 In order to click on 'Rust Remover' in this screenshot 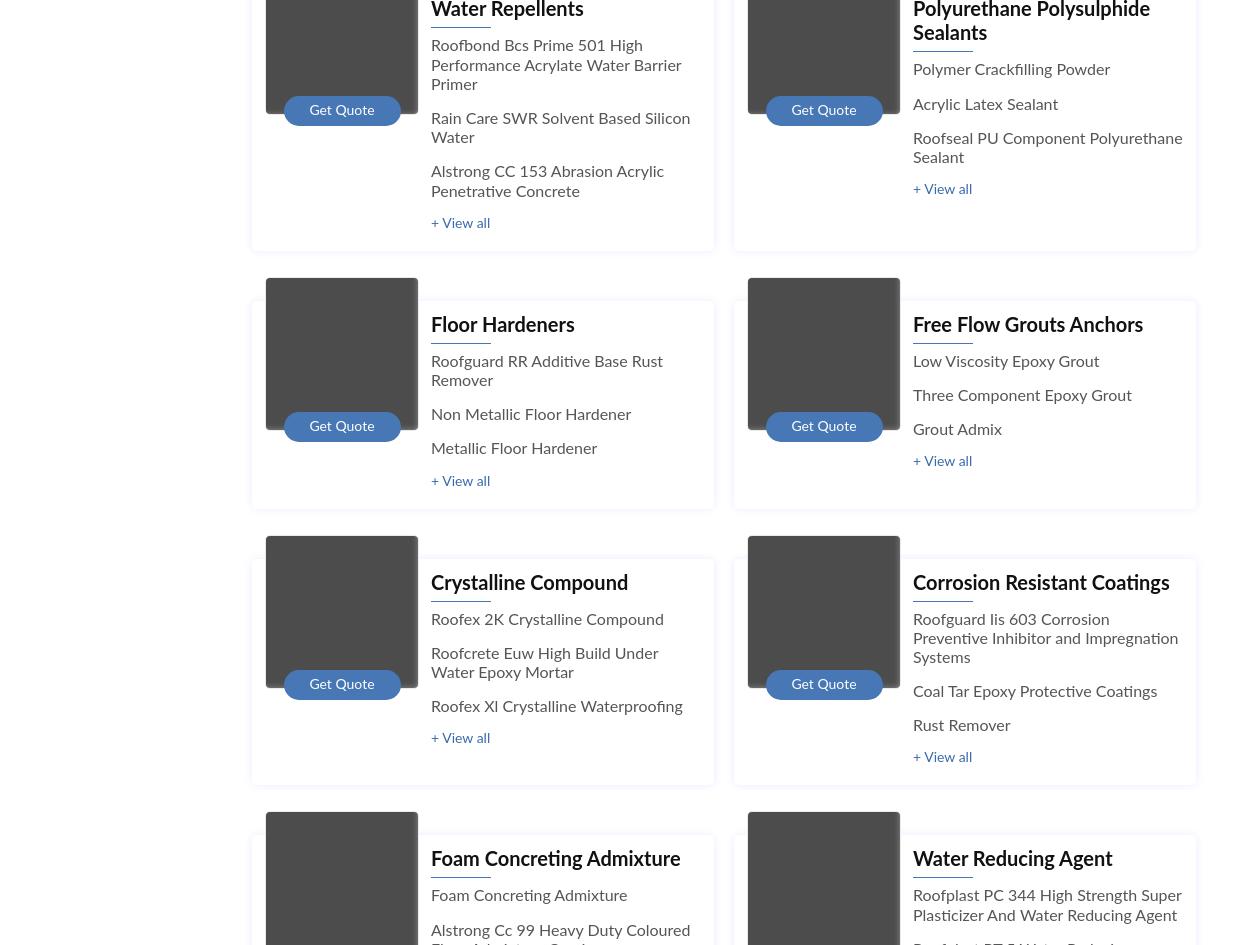, I will do `click(960, 726)`.